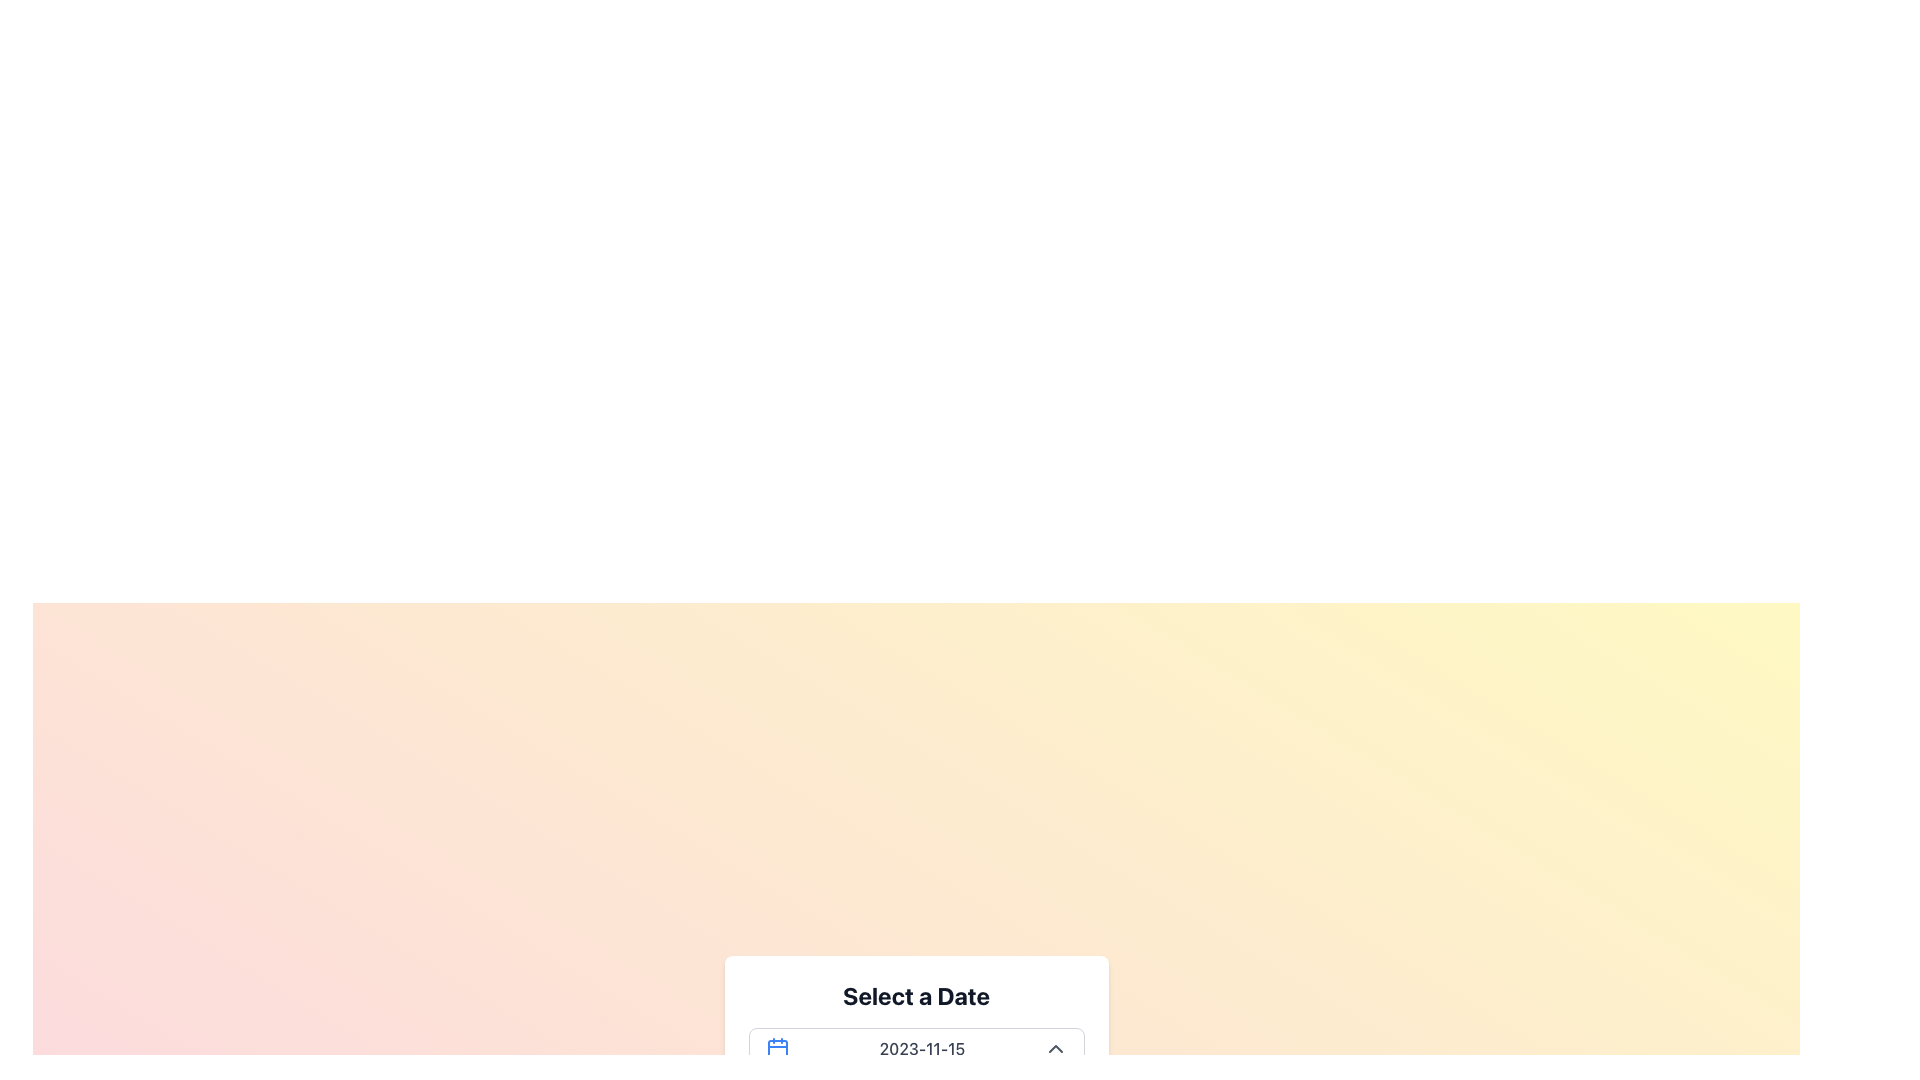 This screenshot has width=1920, height=1080. I want to click on text of the bold 'Select a Date' label located at the top of the card, which serves as a header for the calendar interface, so click(915, 995).